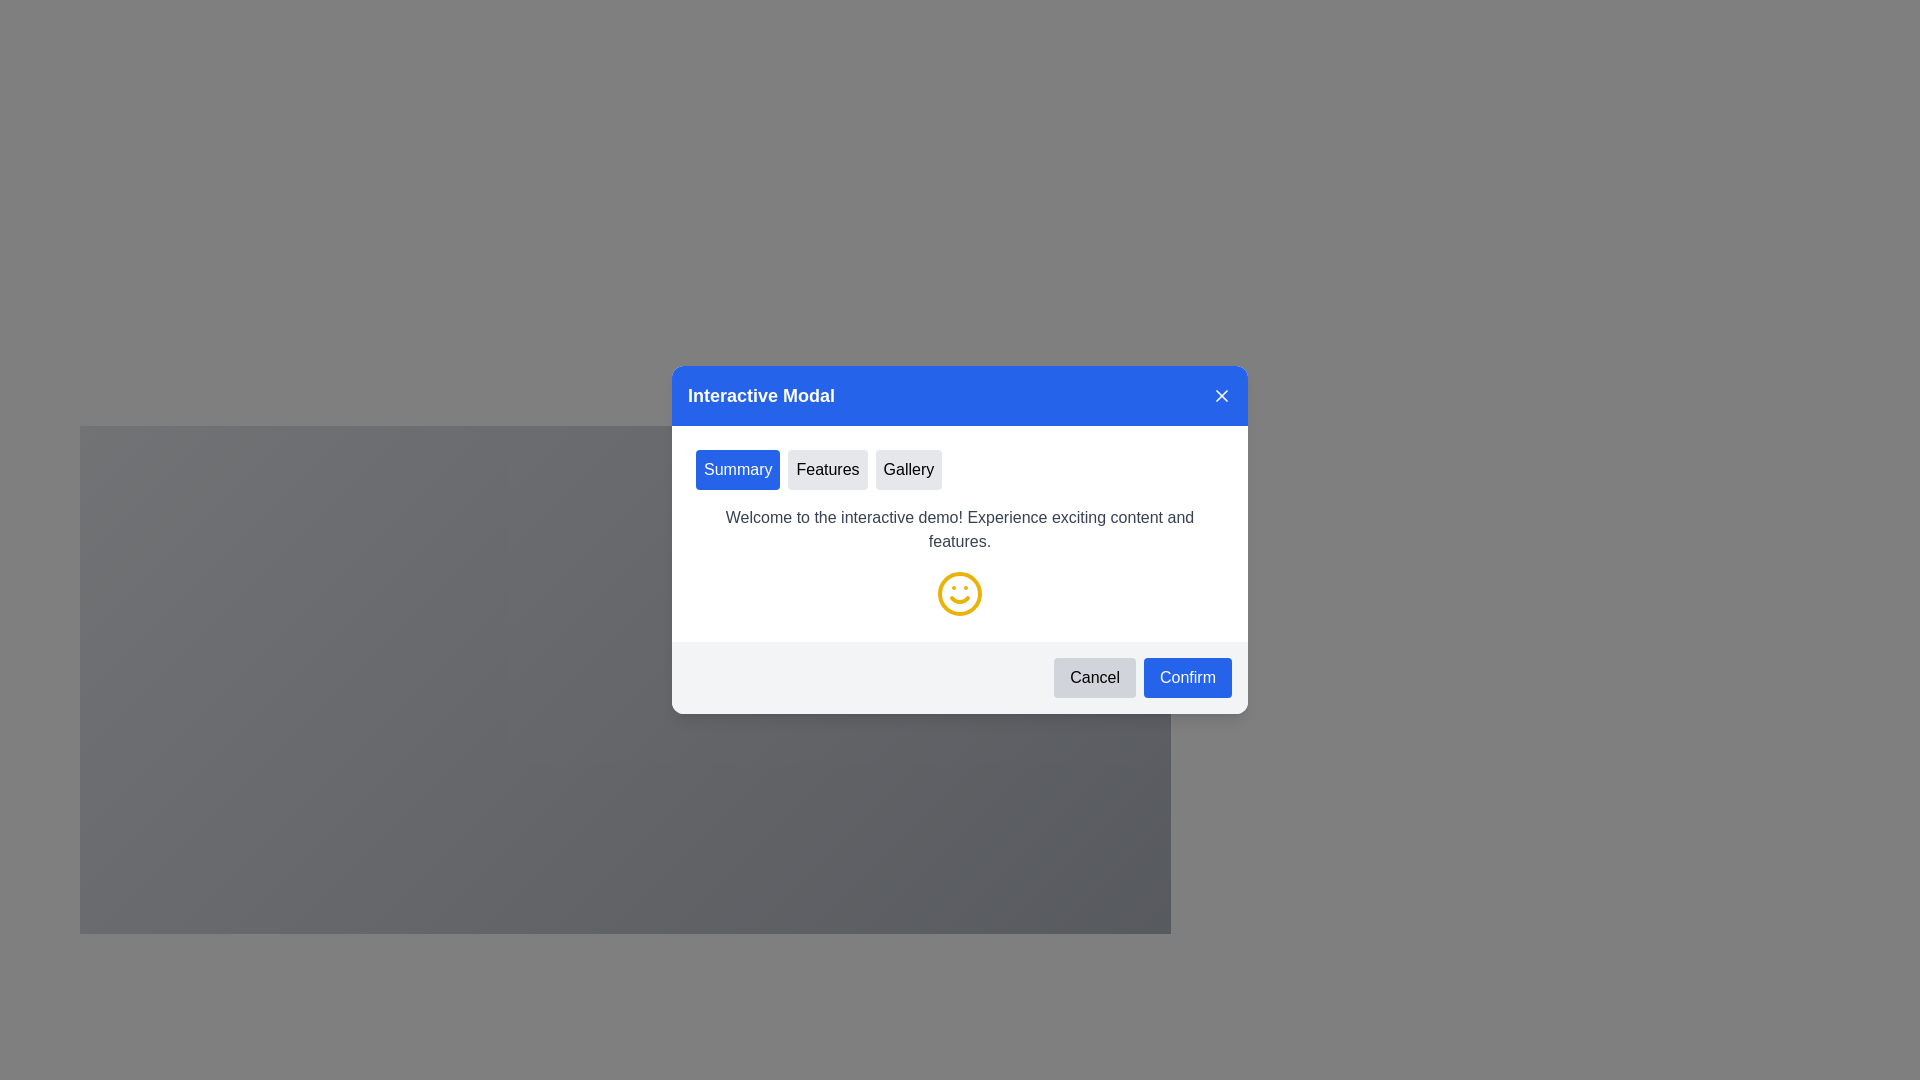 Image resolution: width=1920 pixels, height=1080 pixels. Describe the element at coordinates (1094, 677) in the screenshot. I see `the 'Cancel' button with rounded corners and a gray background, which is positioned to the left of the 'Confirm' button in the footer section of the modal` at that location.